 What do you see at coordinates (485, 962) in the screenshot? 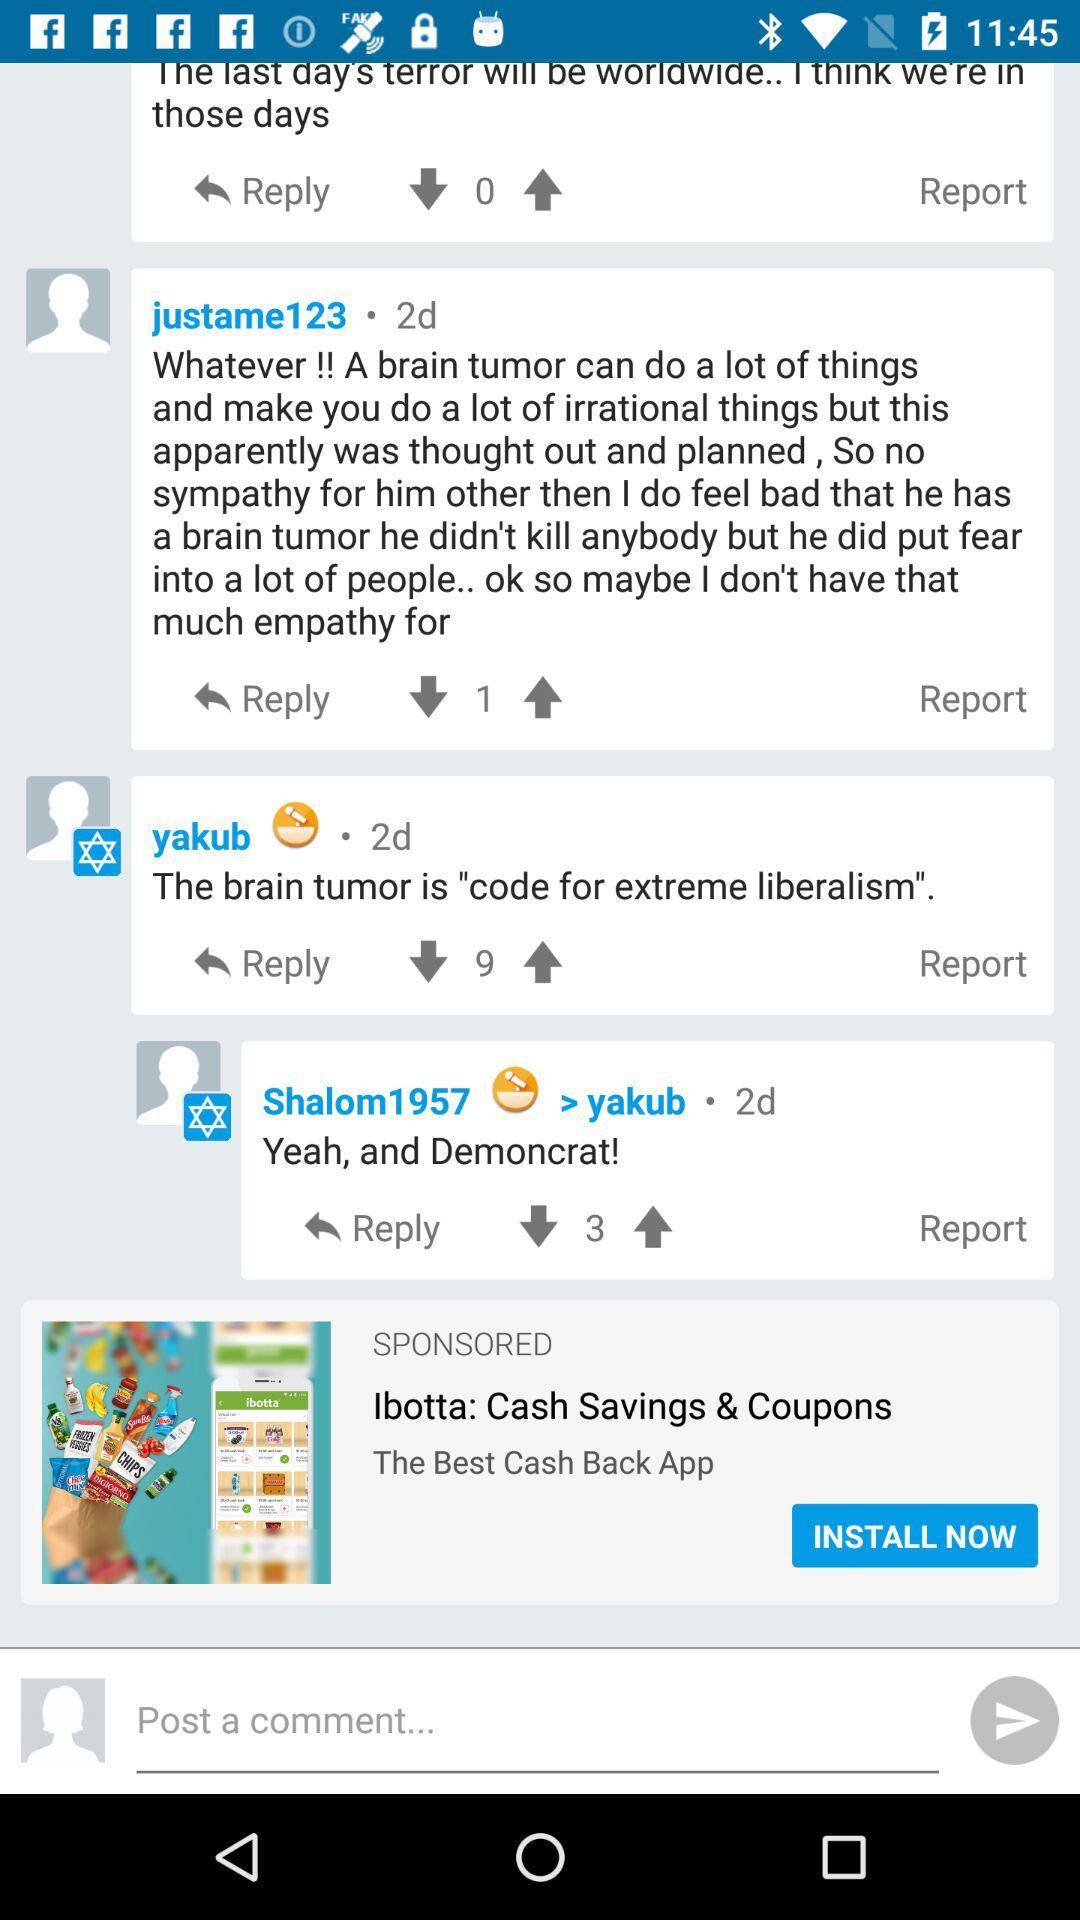
I see `the 9 item` at bounding box center [485, 962].